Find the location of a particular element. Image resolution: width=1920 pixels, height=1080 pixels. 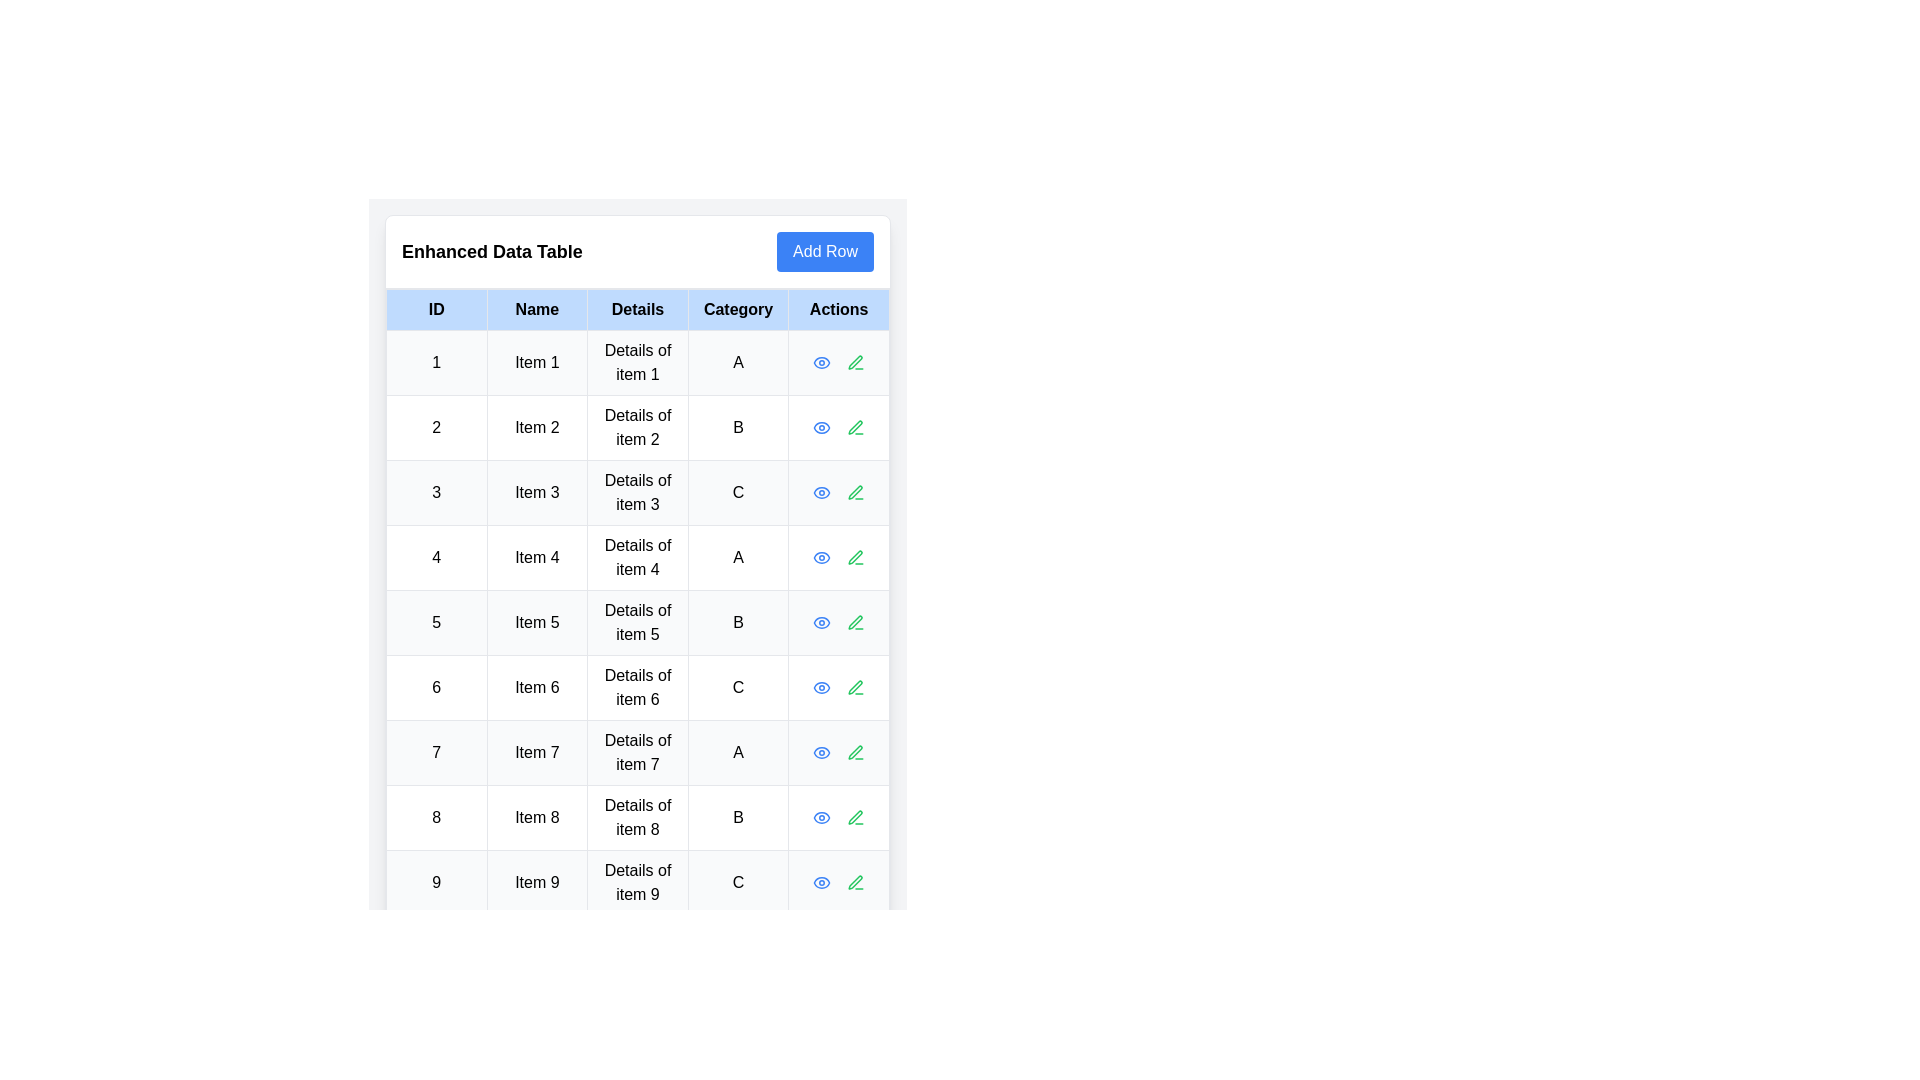

the eye icon located in the 'Actions' column of the fourth row in the table, adjacent to the row labeled 'Item 4.' is located at coordinates (822, 558).